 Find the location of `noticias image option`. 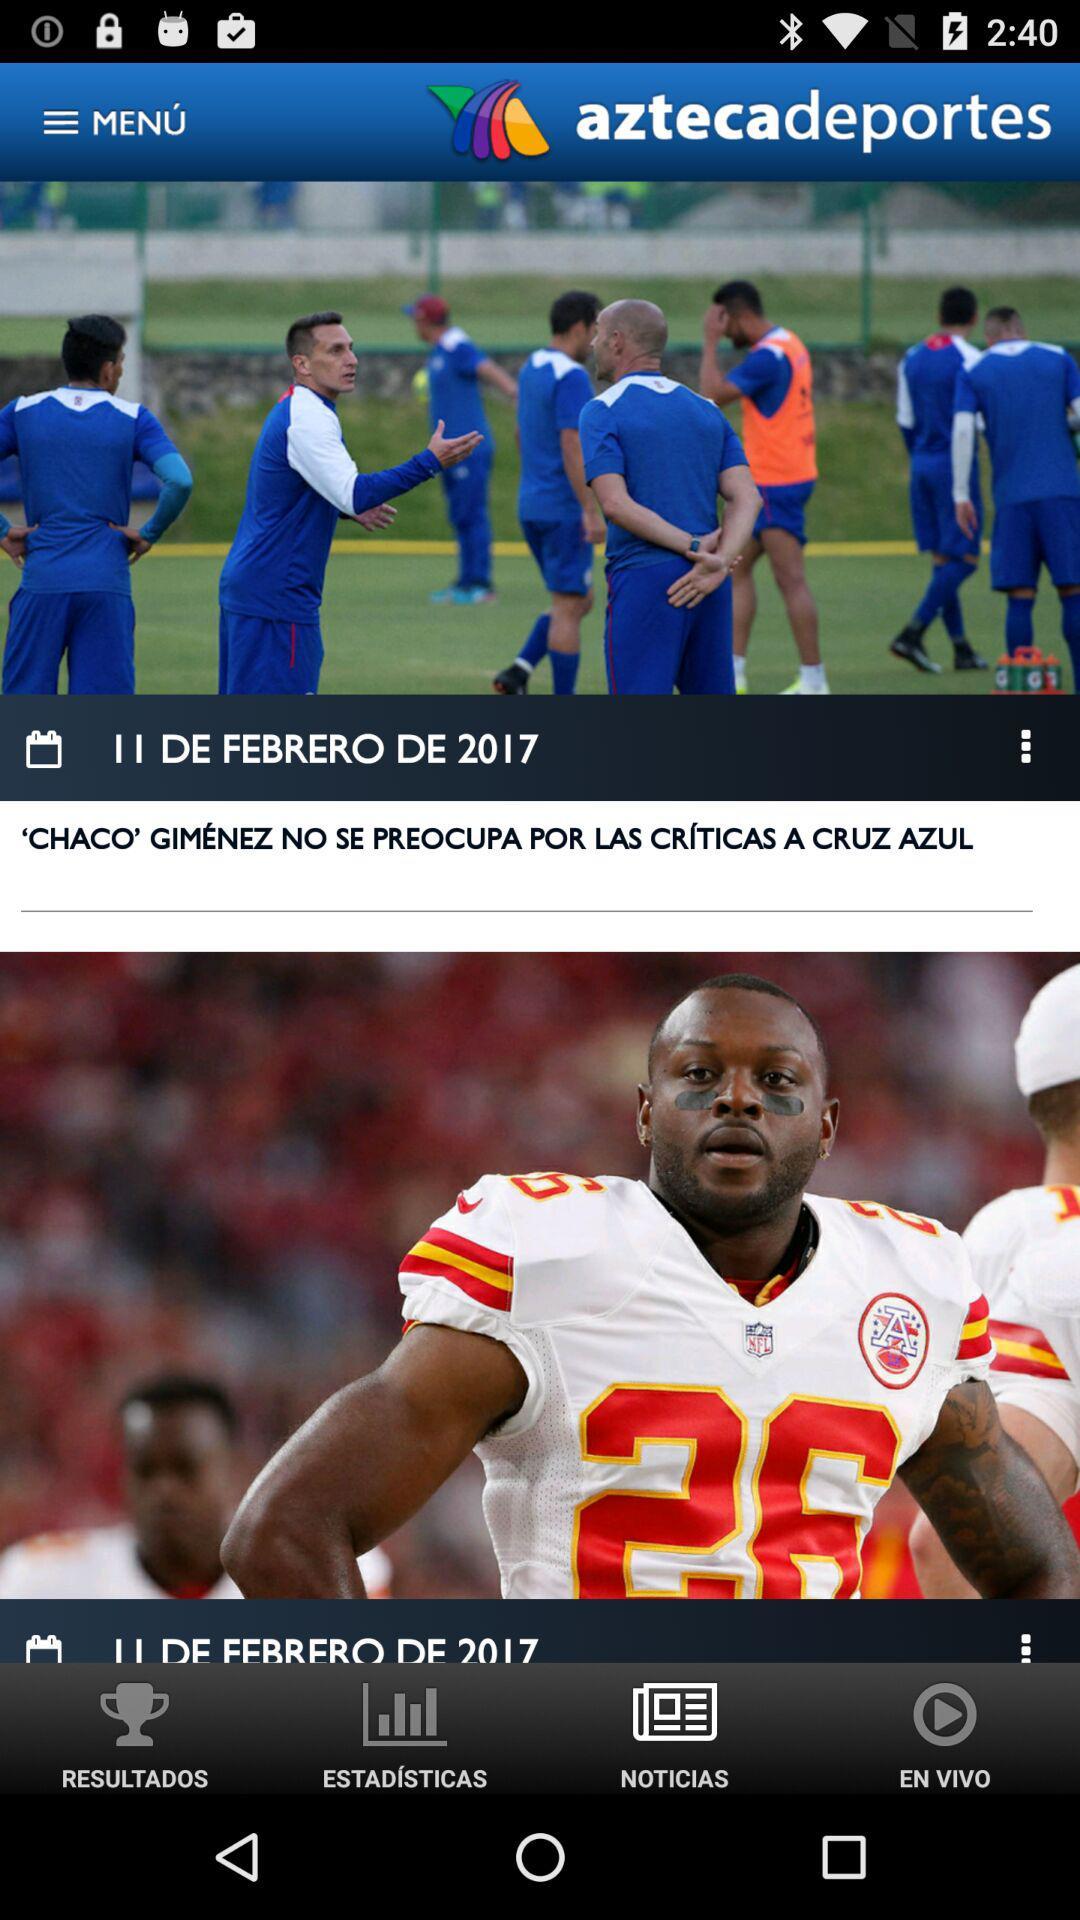

noticias image option is located at coordinates (675, 1727).